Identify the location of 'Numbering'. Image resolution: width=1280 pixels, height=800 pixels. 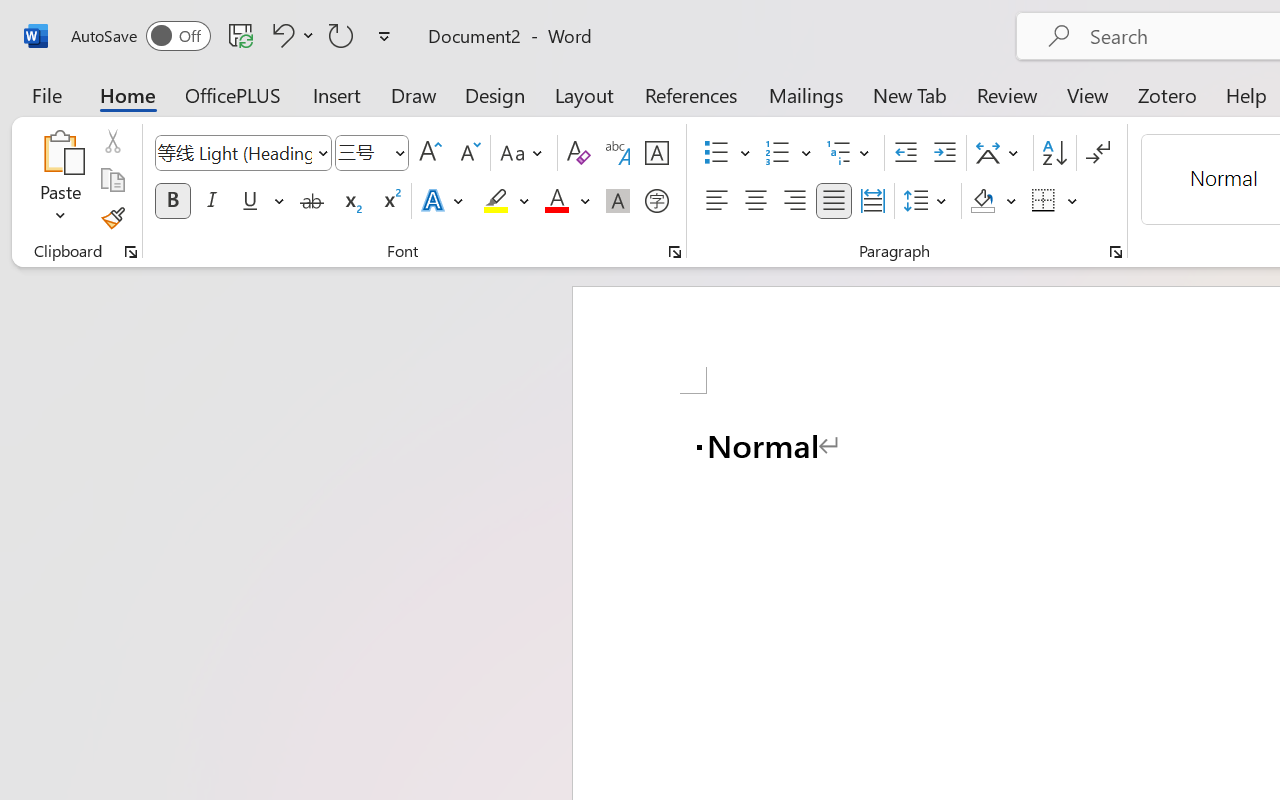
(777, 153).